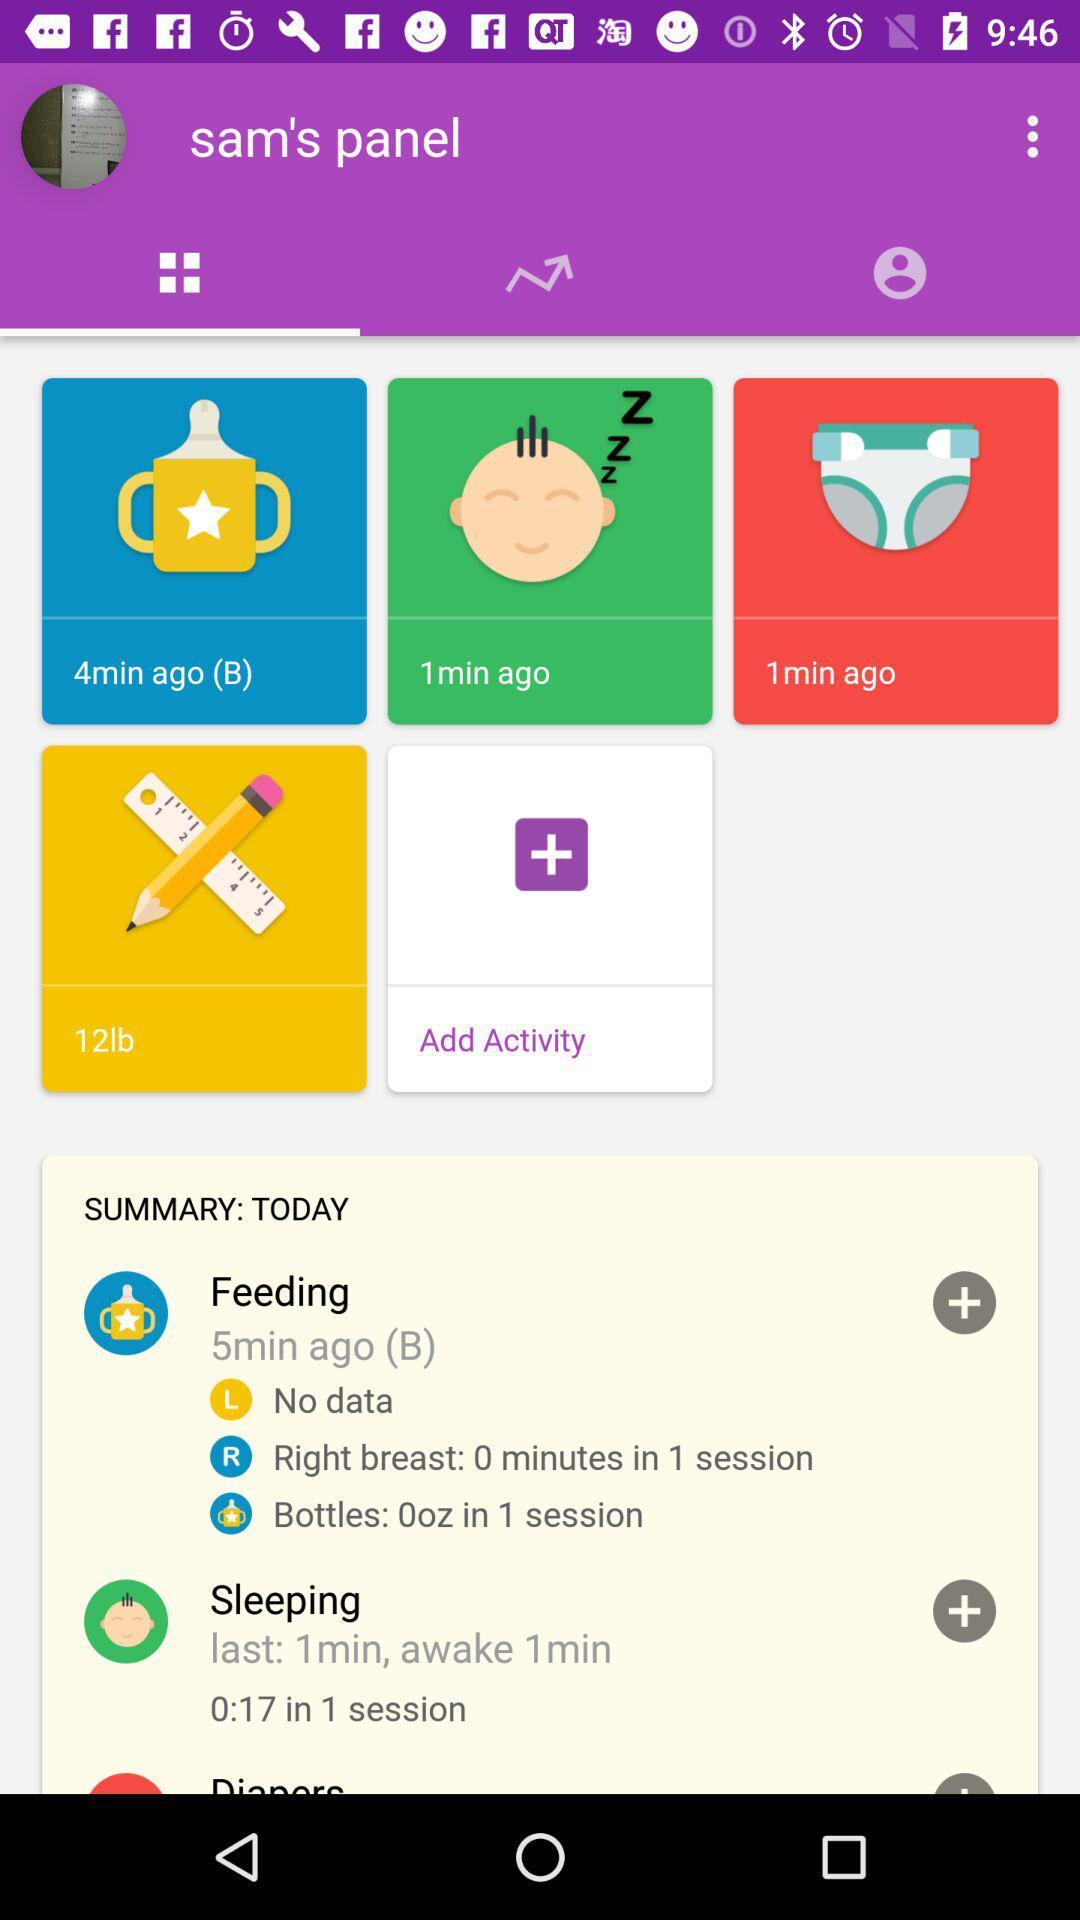 The image size is (1080, 1920). I want to click on feed, so click(963, 1302).